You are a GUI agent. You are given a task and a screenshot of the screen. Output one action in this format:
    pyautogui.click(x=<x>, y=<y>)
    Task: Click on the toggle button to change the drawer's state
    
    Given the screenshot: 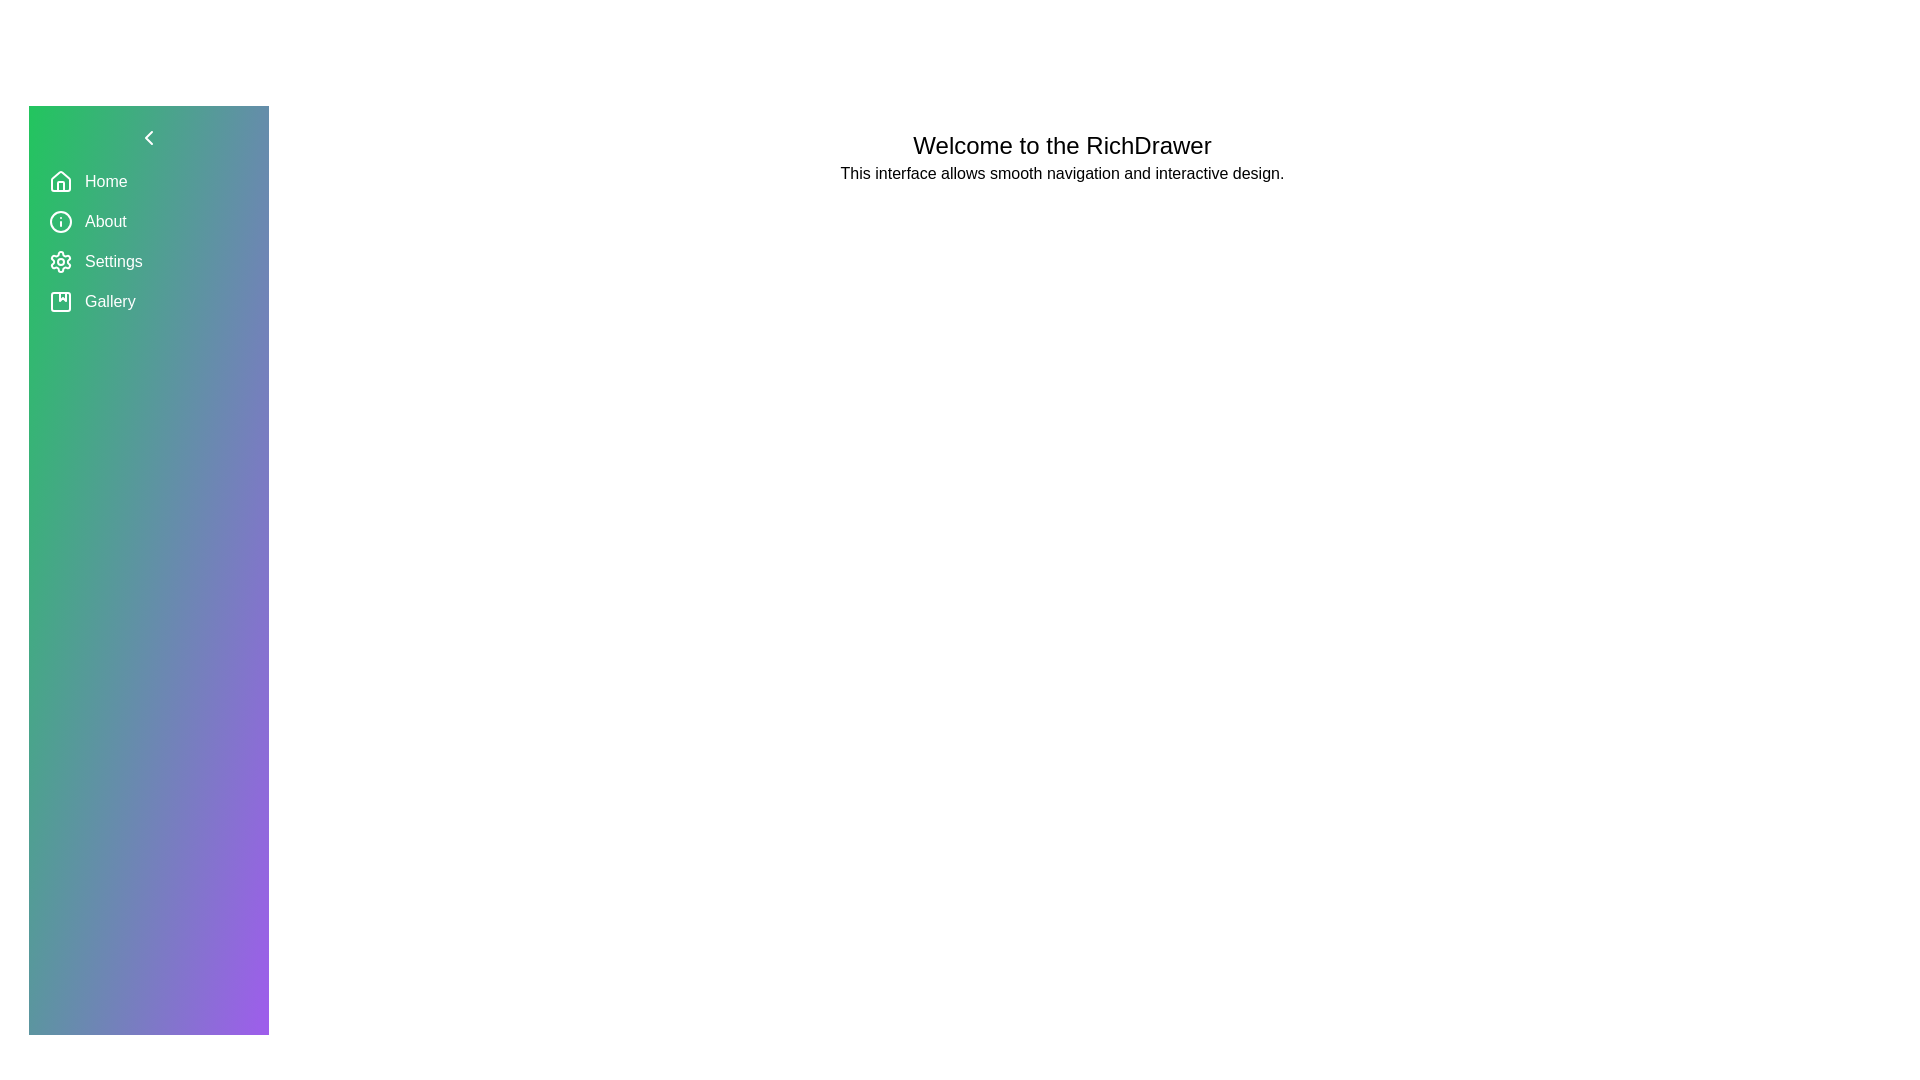 What is the action you would take?
    pyautogui.click(x=147, y=137)
    